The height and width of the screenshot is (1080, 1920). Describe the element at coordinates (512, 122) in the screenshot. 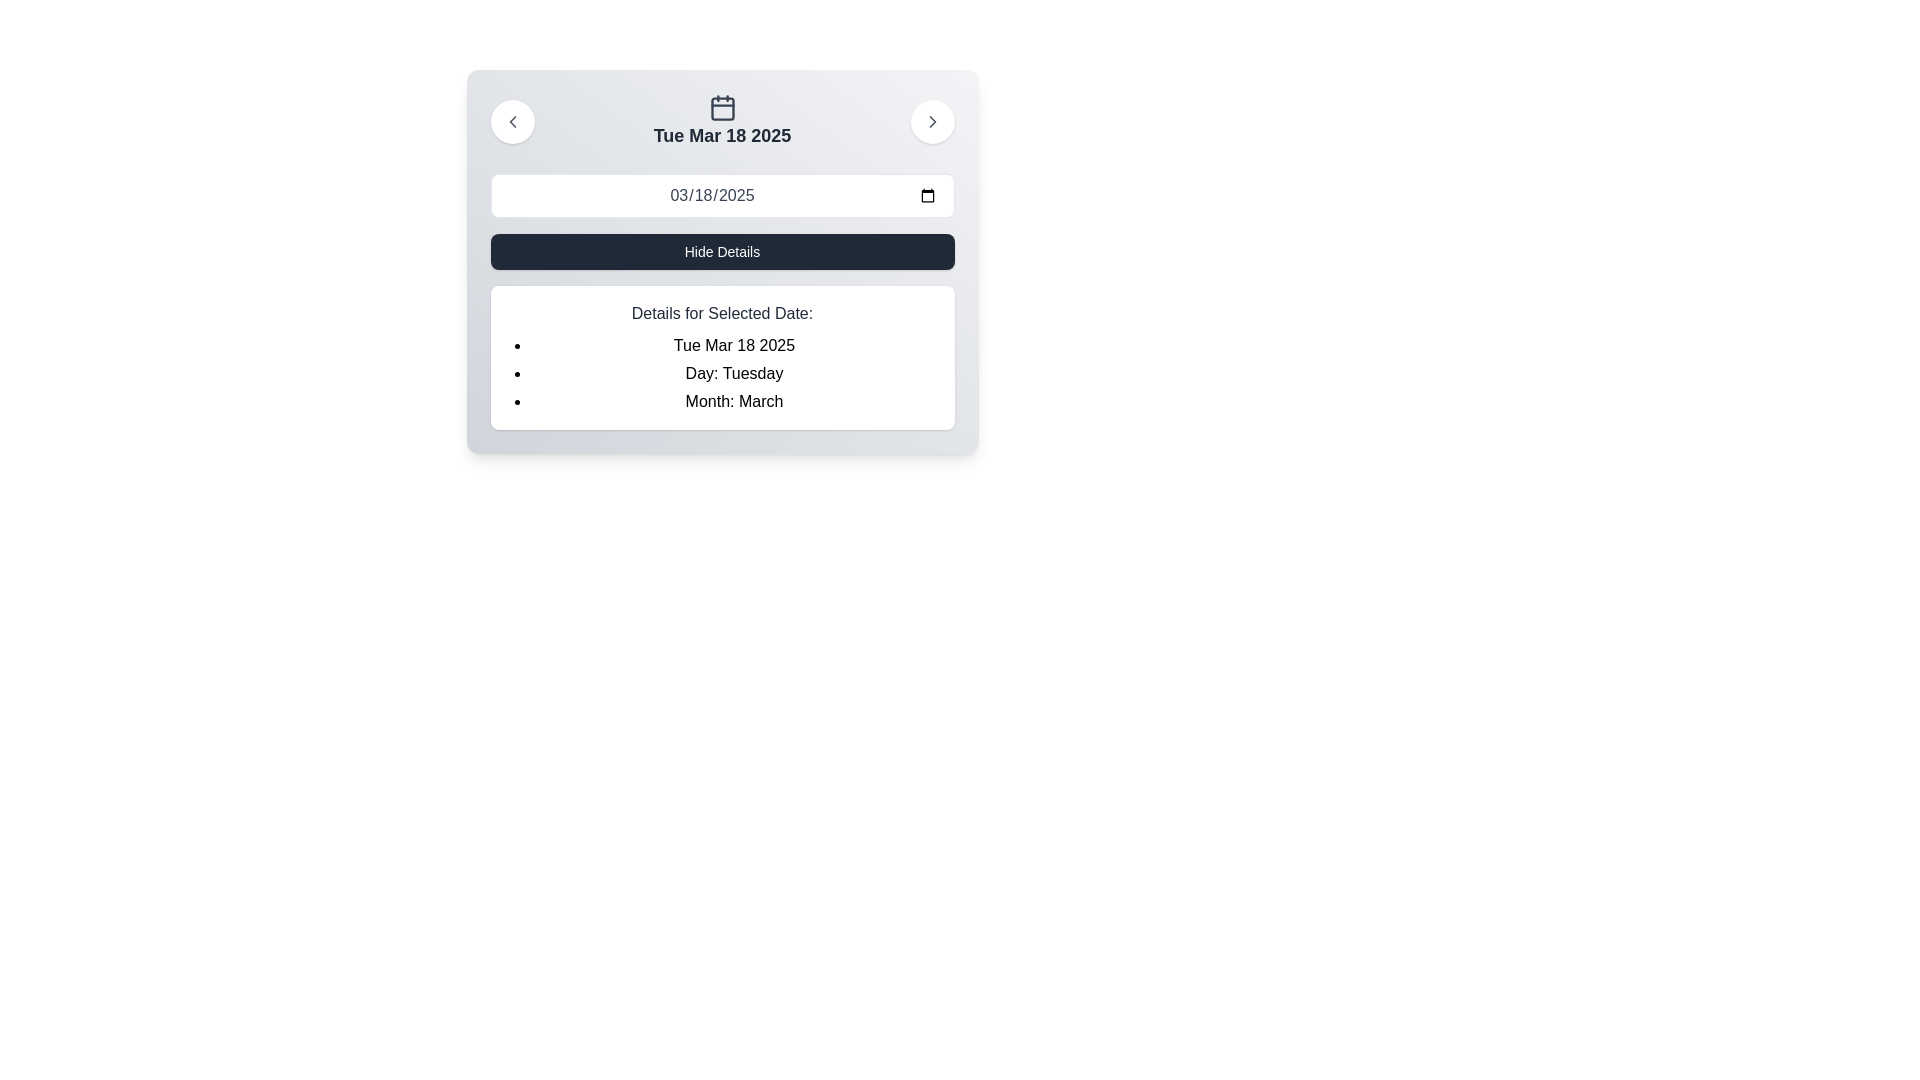

I see `the circular button with a white background and a left-pointing caret icon` at that location.